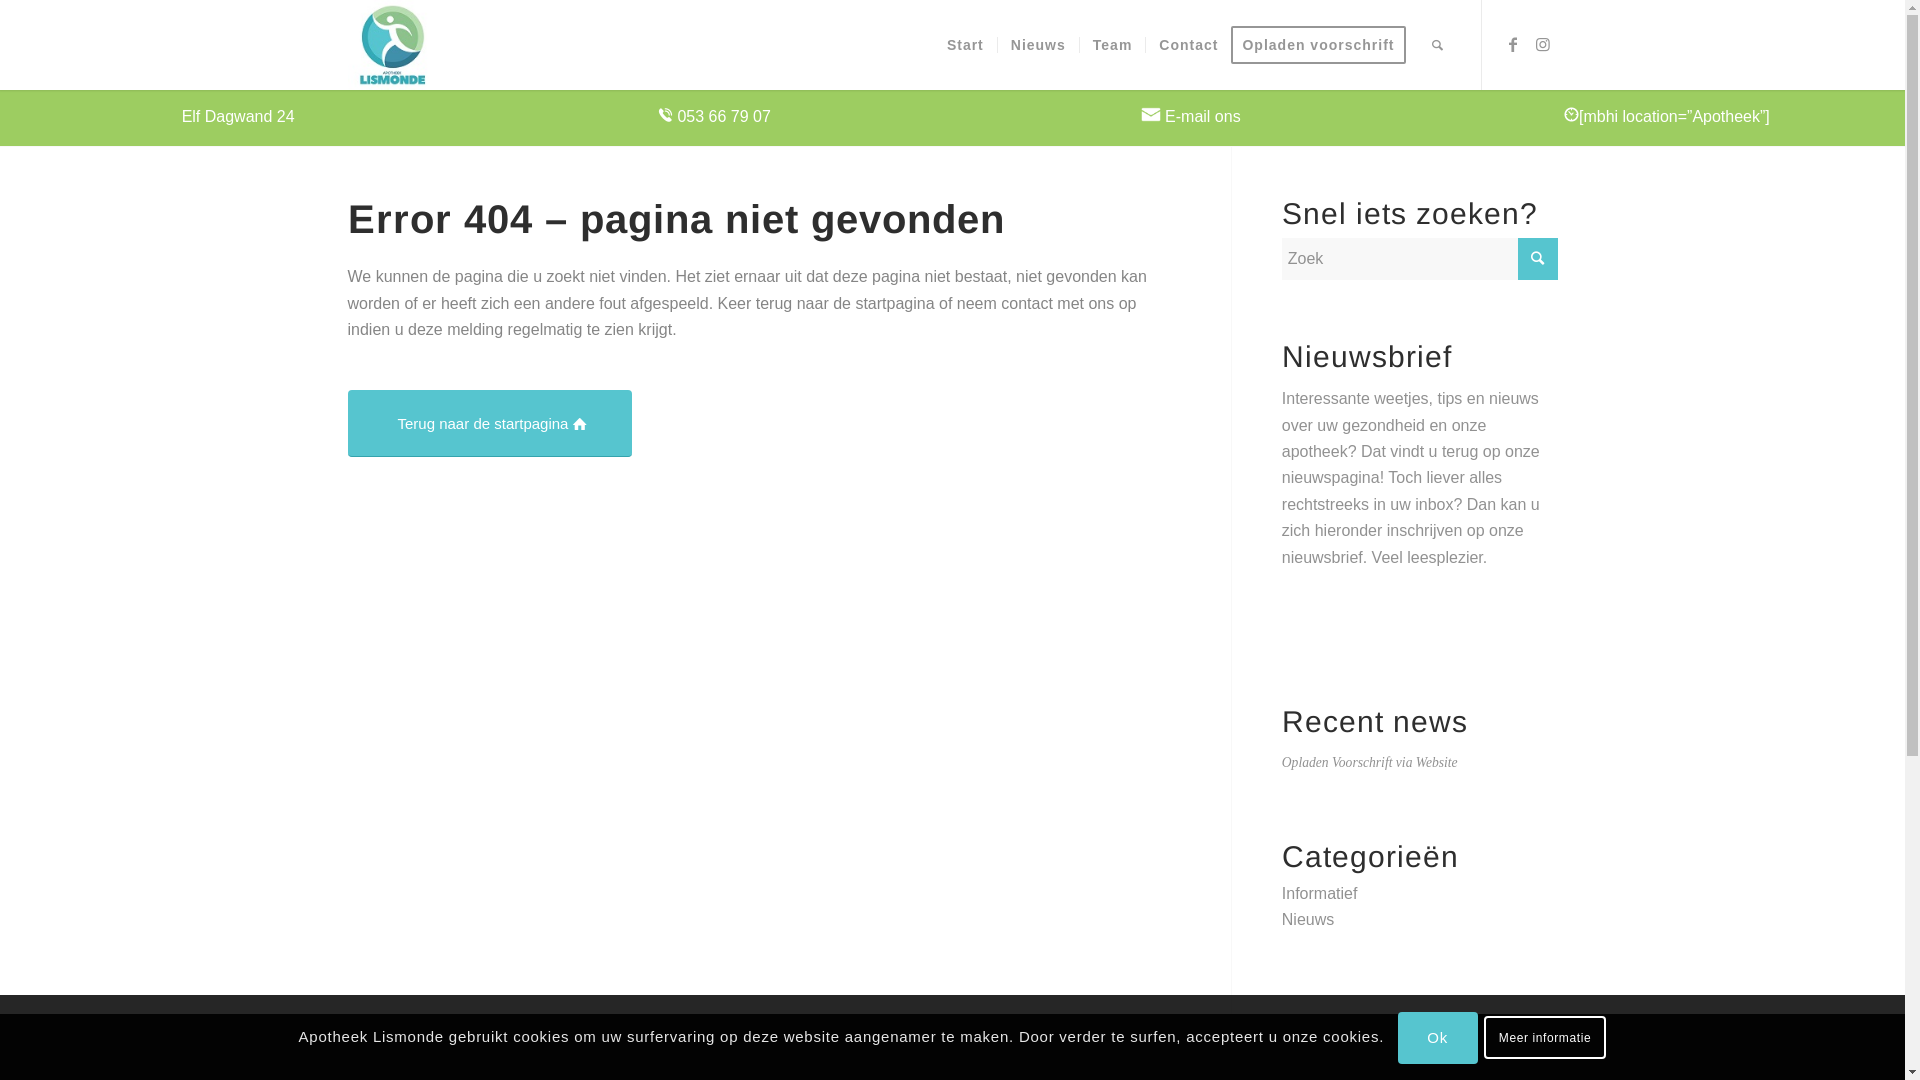 The width and height of the screenshot is (1920, 1080). I want to click on 'Nieuws', so click(1308, 919).